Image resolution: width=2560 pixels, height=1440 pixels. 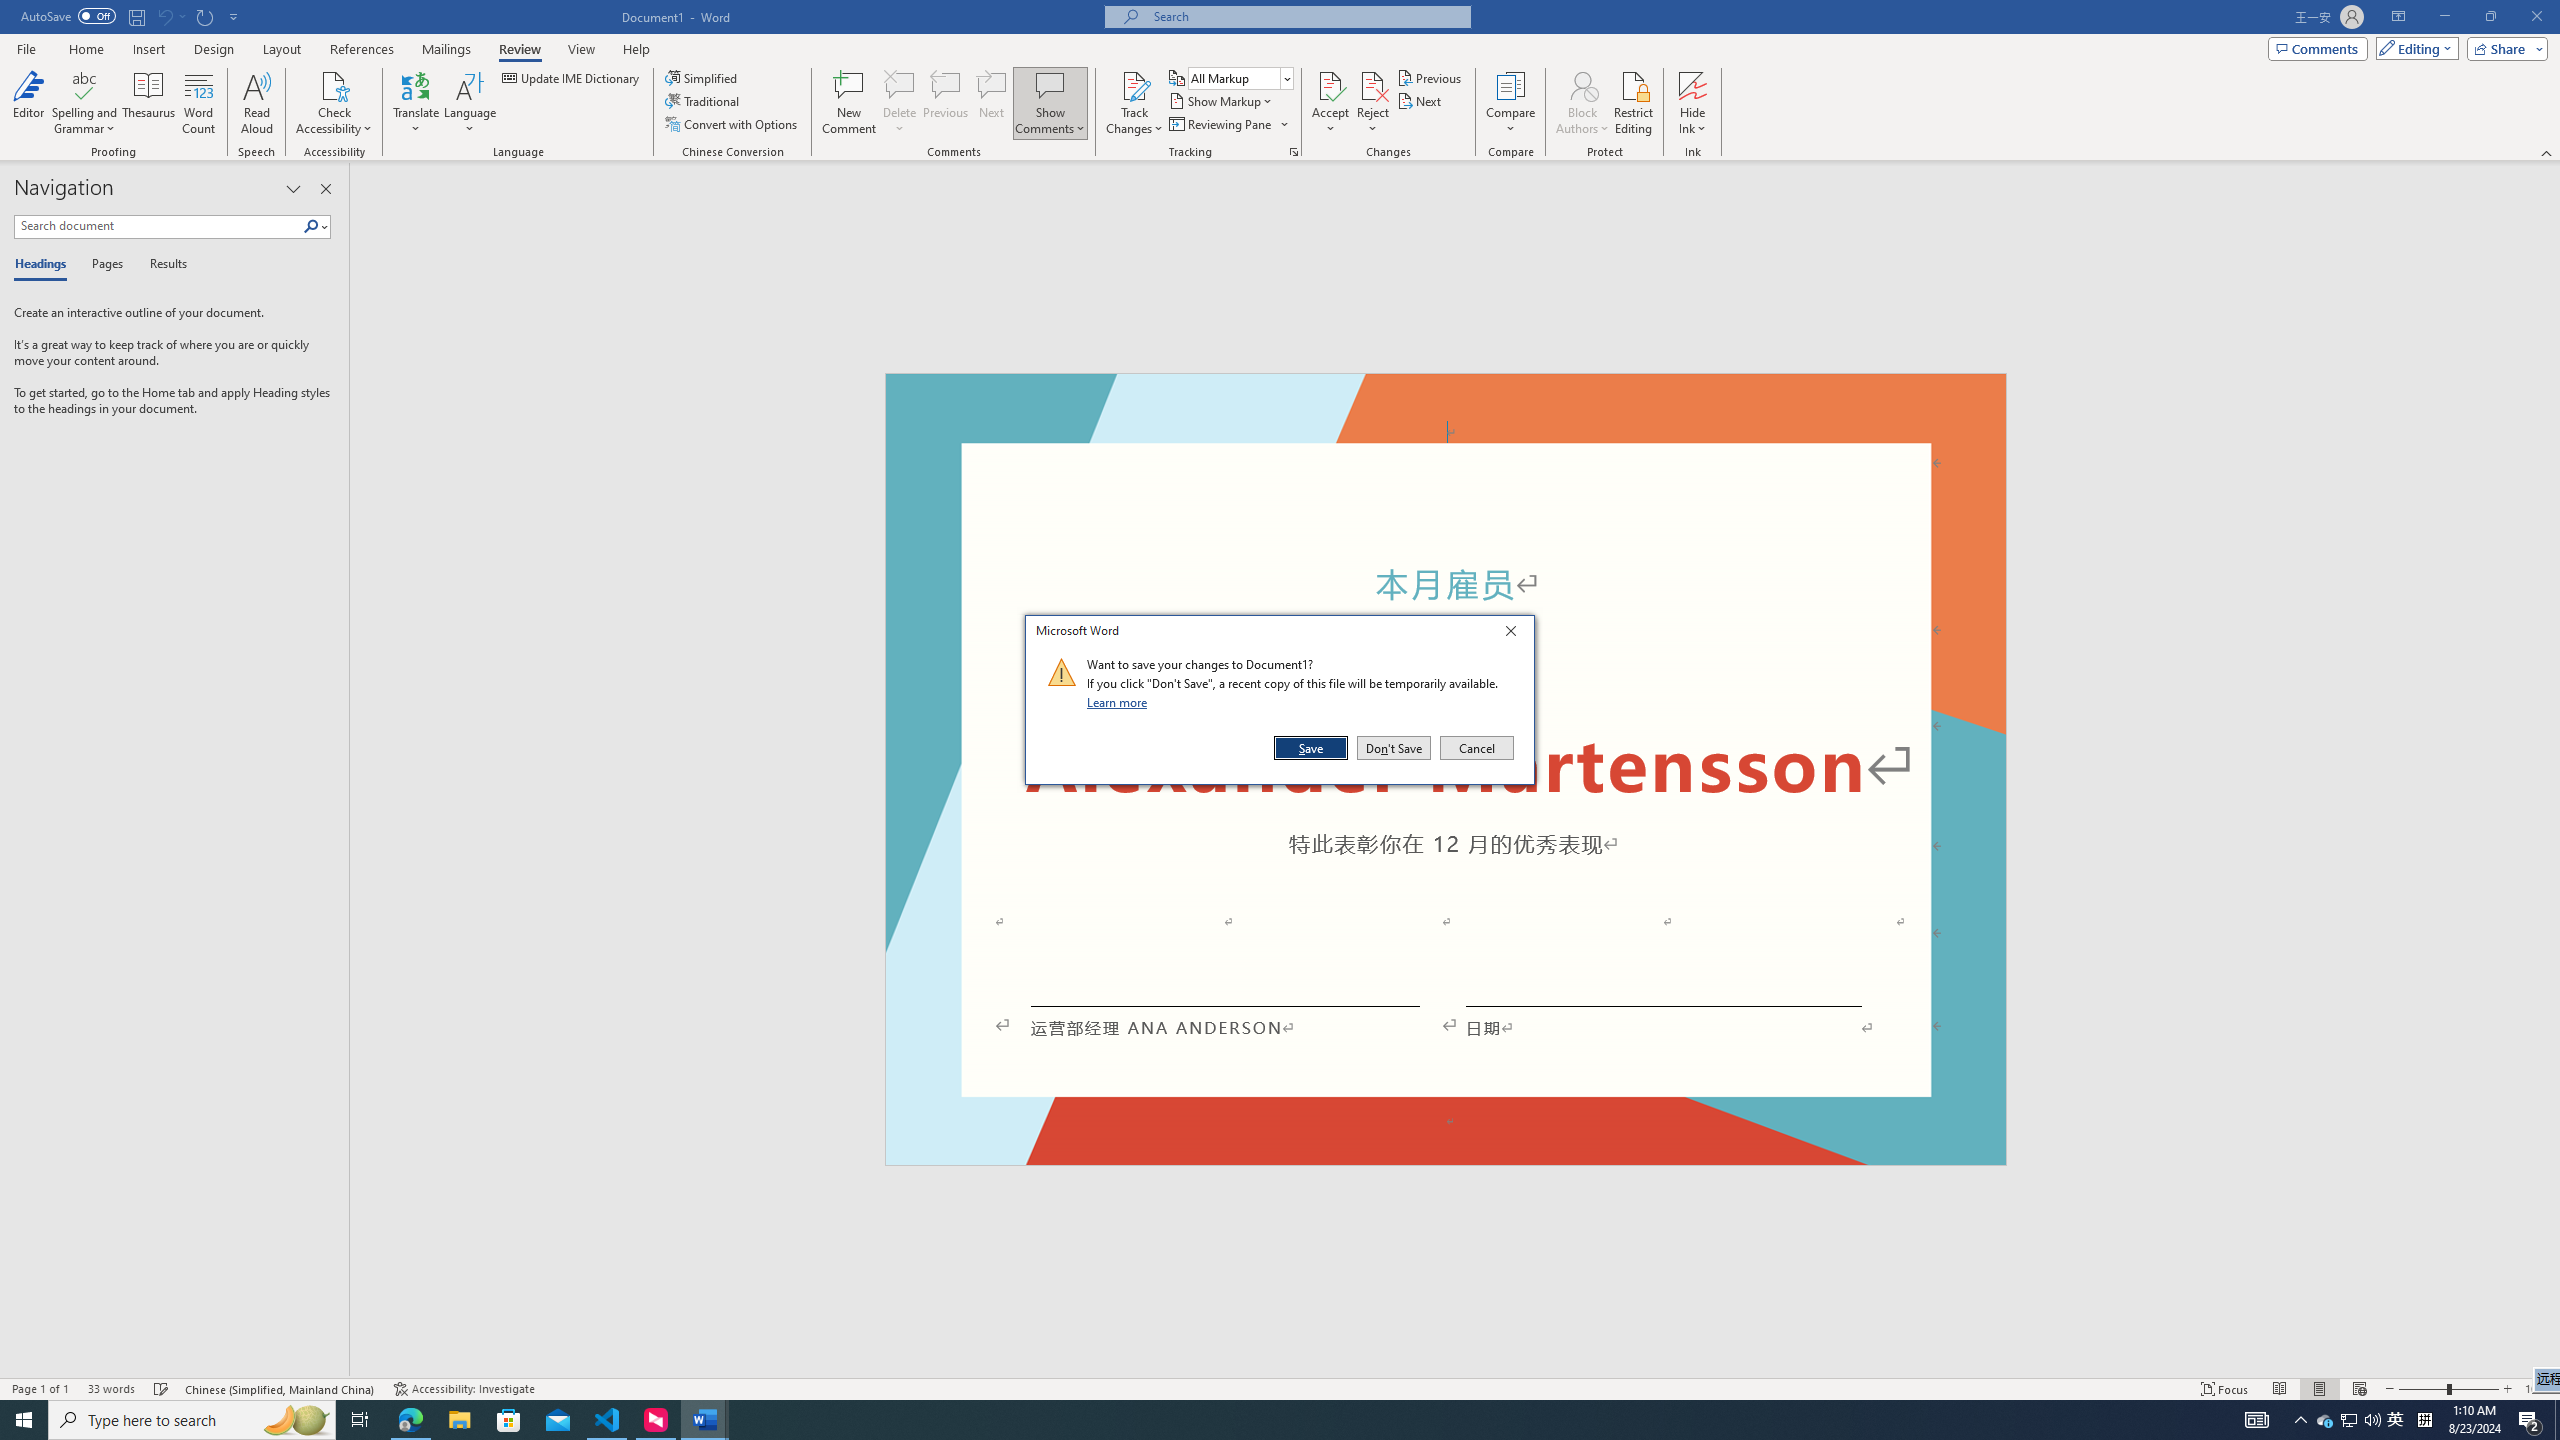 What do you see at coordinates (2278, 1389) in the screenshot?
I see `'Read Mode'` at bounding box center [2278, 1389].